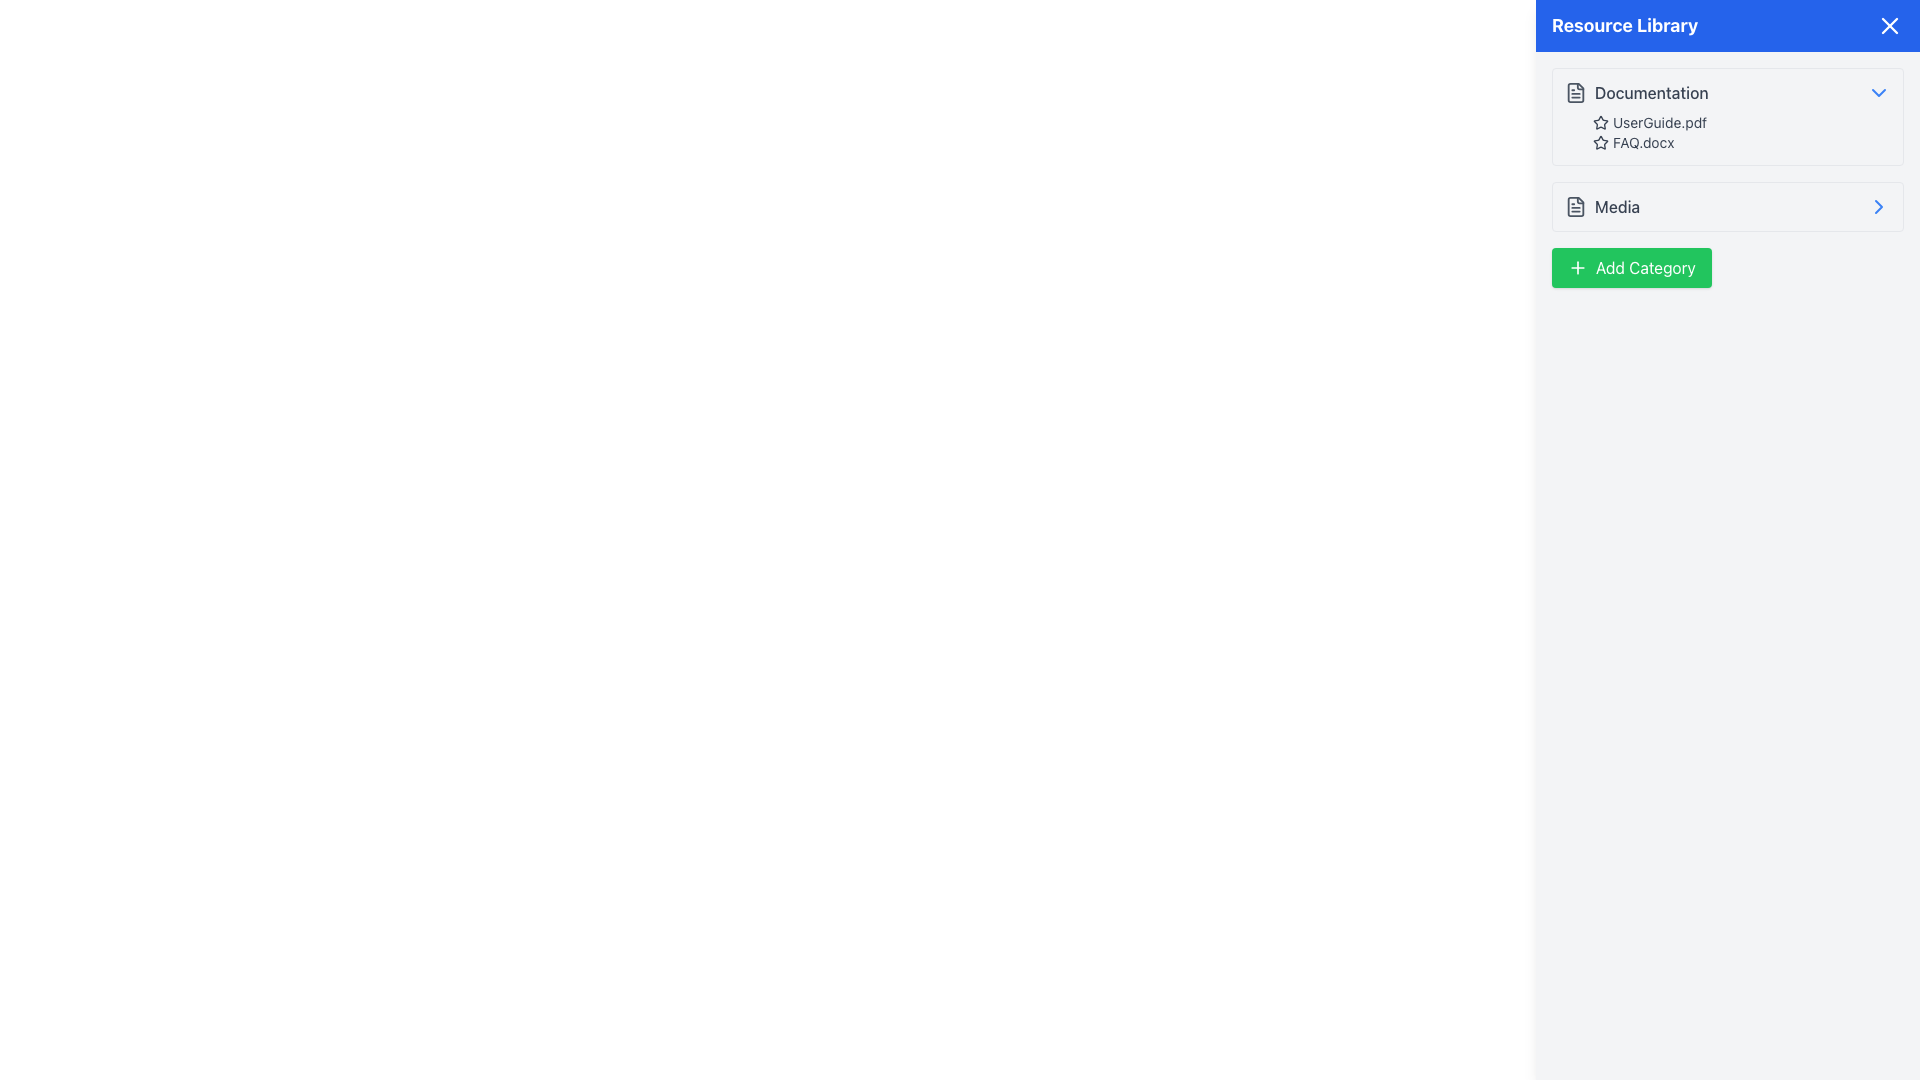 Image resolution: width=1920 pixels, height=1080 pixels. What do you see at coordinates (1877, 92) in the screenshot?
I see `the chevron icon that serves as a toggle for expanding or collapsing the 'Documentation' section in the 'Resource Library' pane` at bounding box center [1877, 92].